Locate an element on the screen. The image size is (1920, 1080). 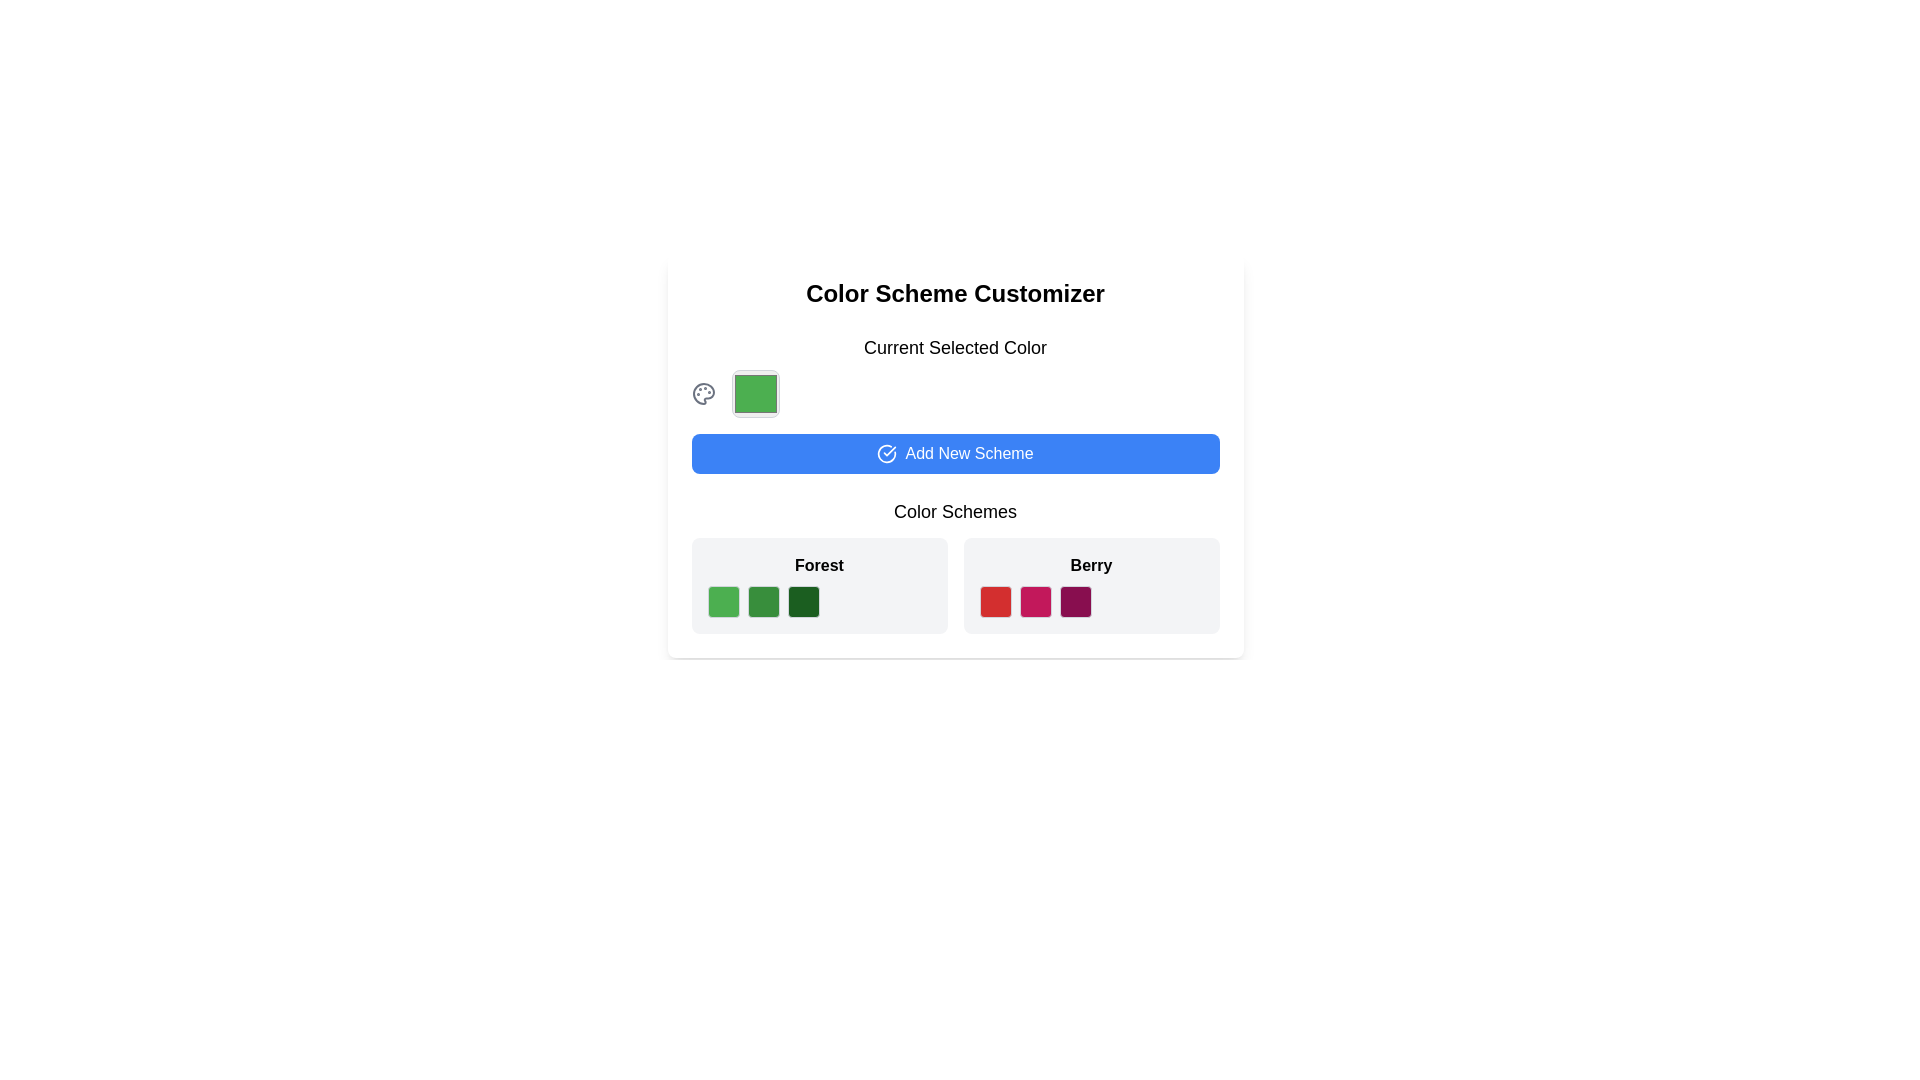
the decorative icon representing the color selection functionality, located to the left of the green square in the color scheme customizer interface is located at coordinates (703, 393).